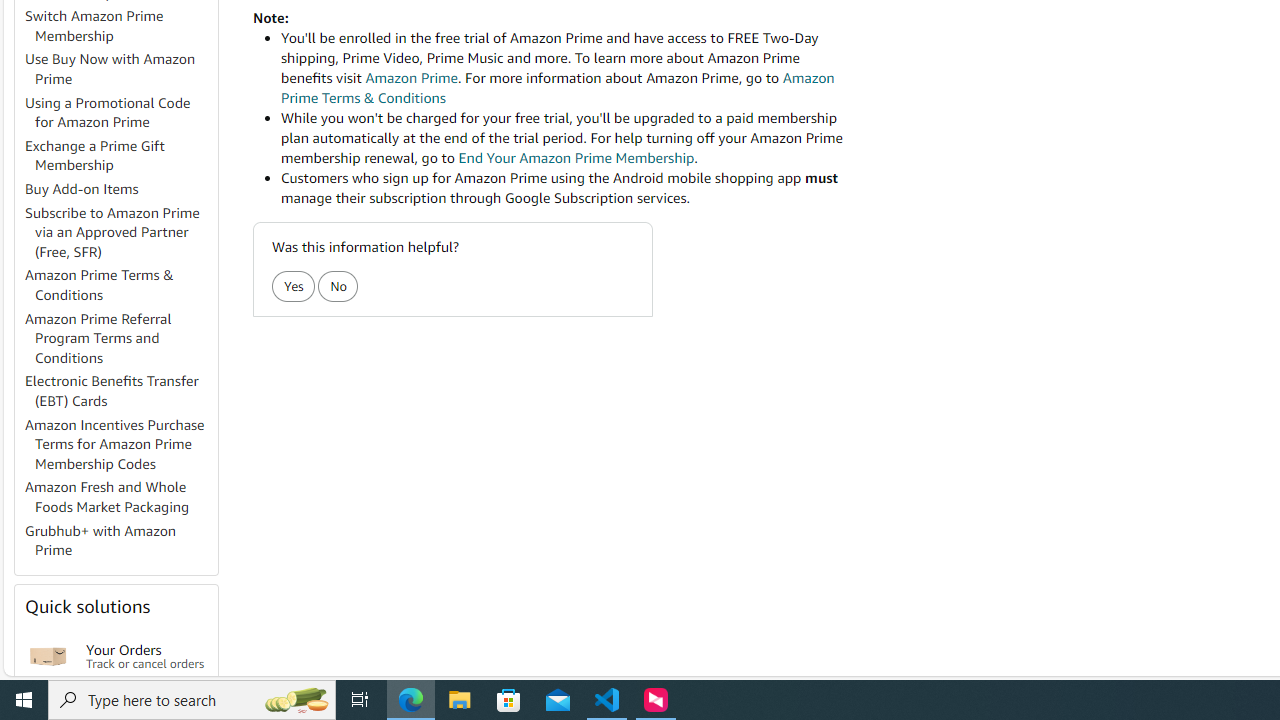 This screenshot has width=1280, height=720. What do you see at coordinates (119, 68) in the screenshot?
I see `'Use Buy Now with Amazon Prime'` at bounding box center [119, 68].